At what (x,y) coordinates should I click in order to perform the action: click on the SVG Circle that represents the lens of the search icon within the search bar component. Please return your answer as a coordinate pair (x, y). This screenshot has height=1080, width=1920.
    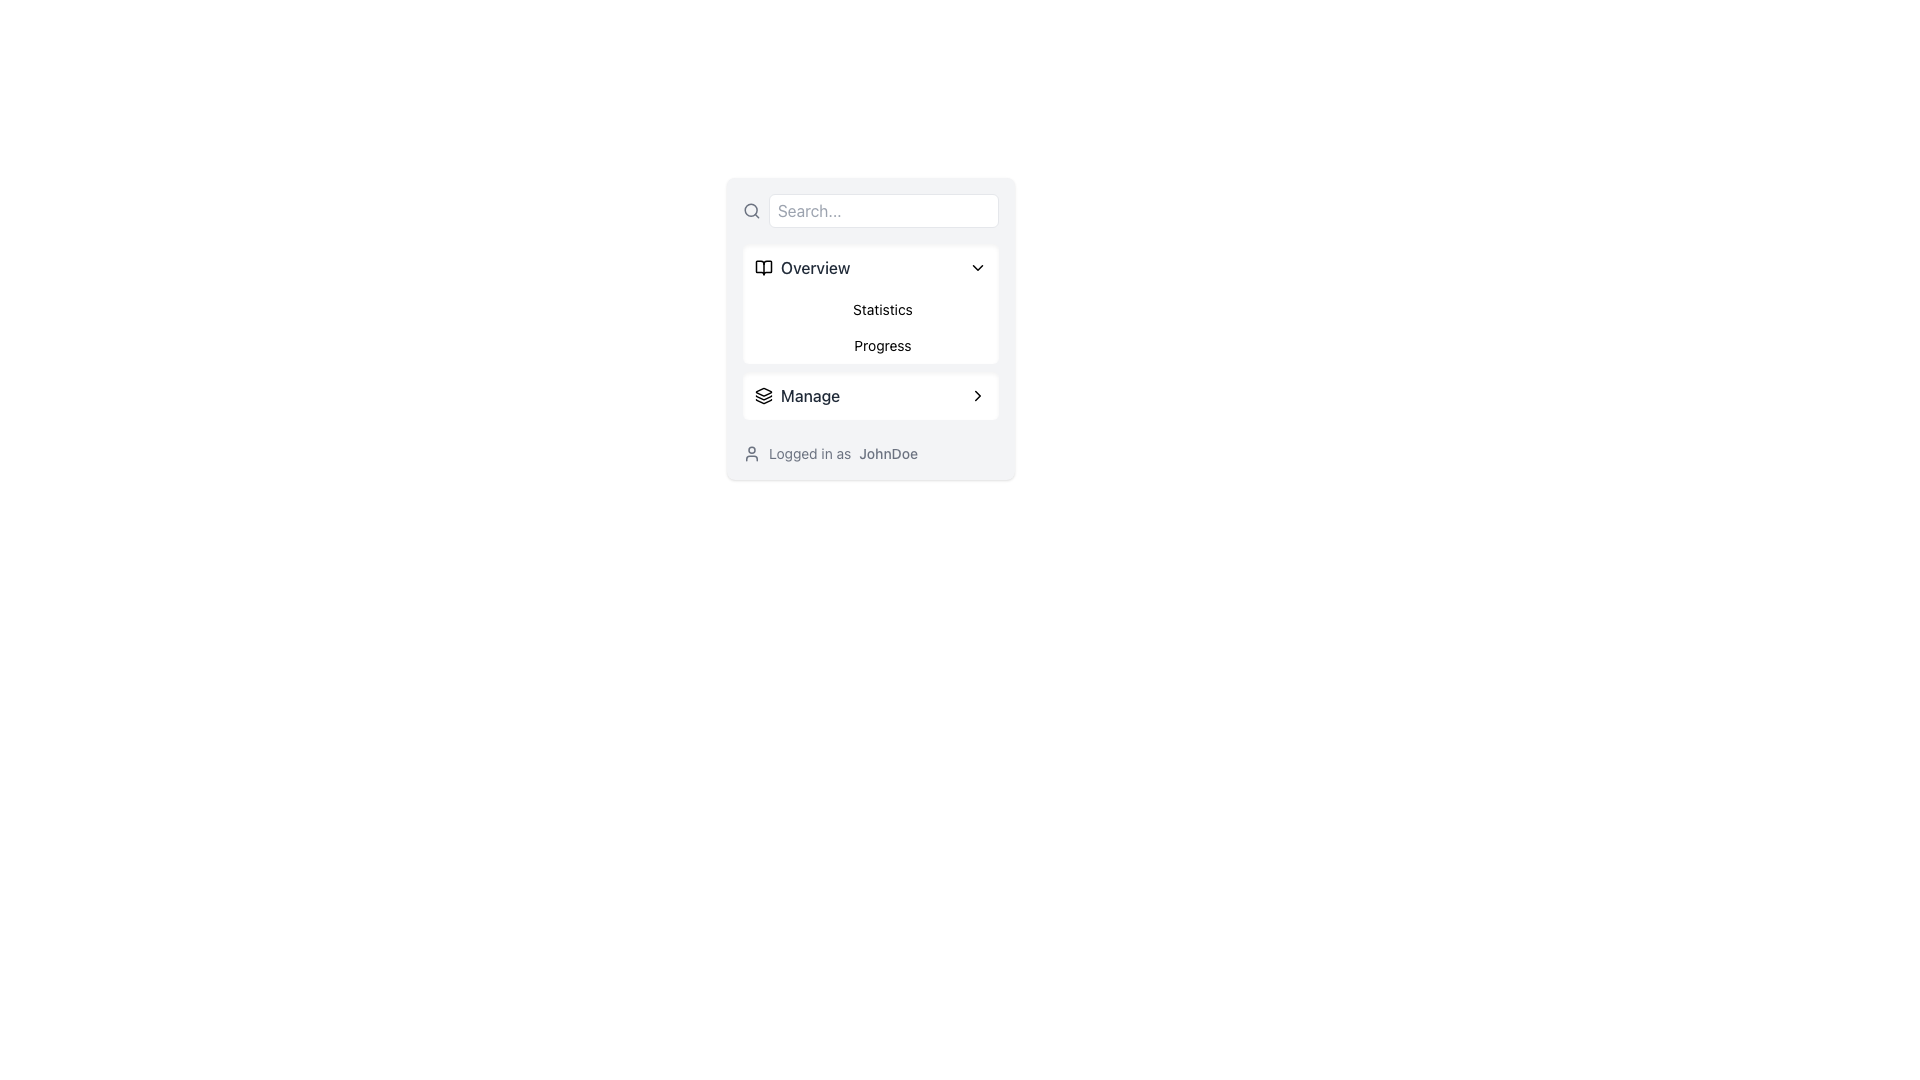
    Looking at the image, I should click on (750, 210).